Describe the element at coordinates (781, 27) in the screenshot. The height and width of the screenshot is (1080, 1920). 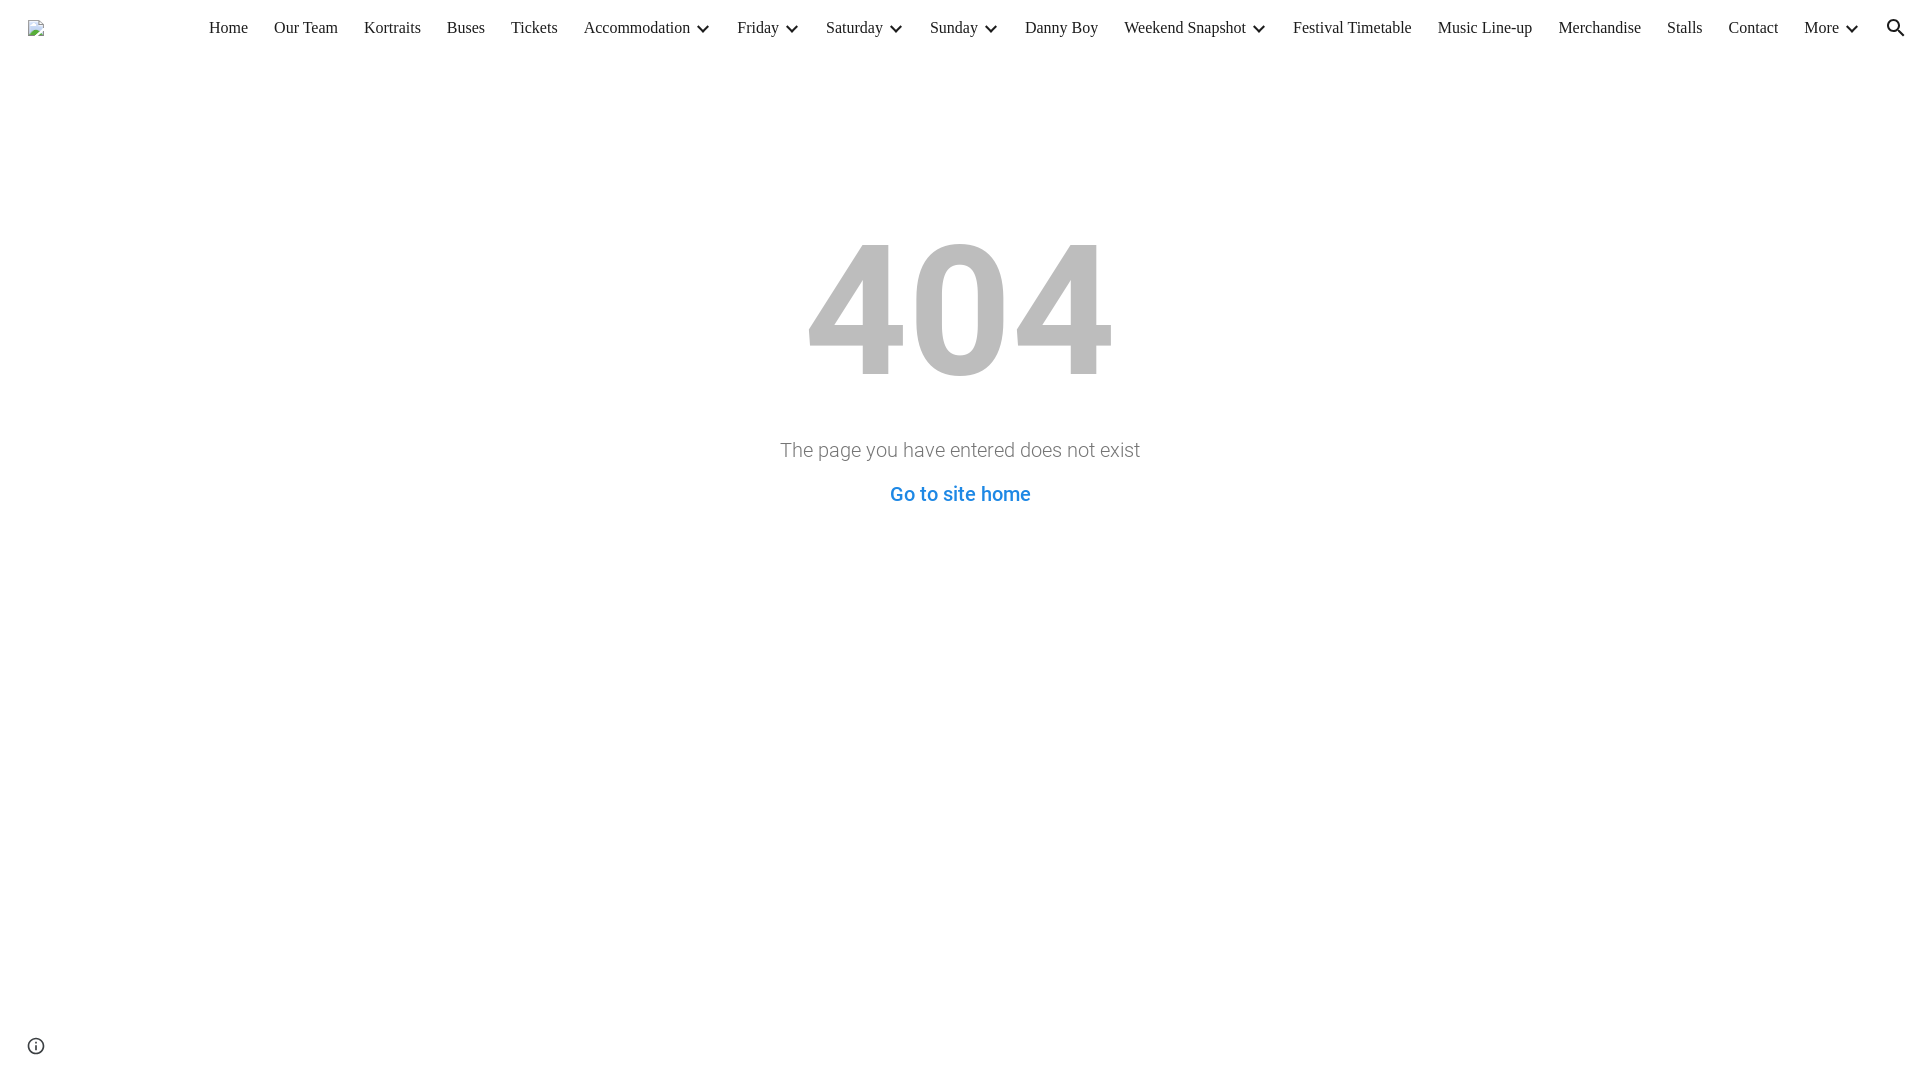
I see `'Expand/Collapse'` at that location.